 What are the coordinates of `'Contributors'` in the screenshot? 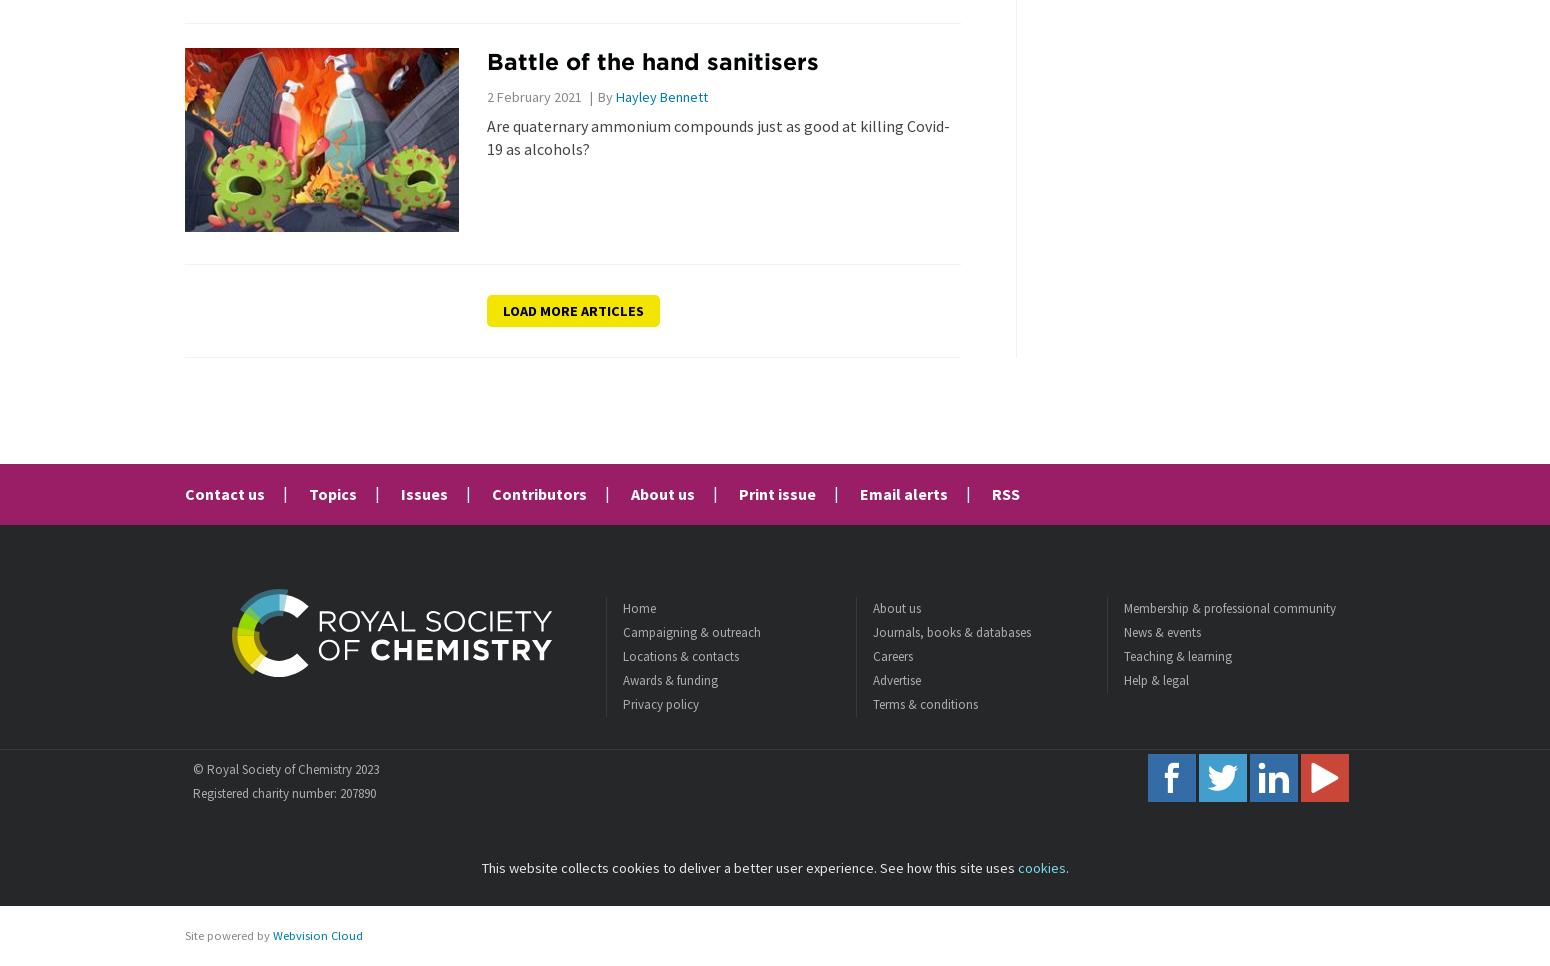 It's located at (490, 493).